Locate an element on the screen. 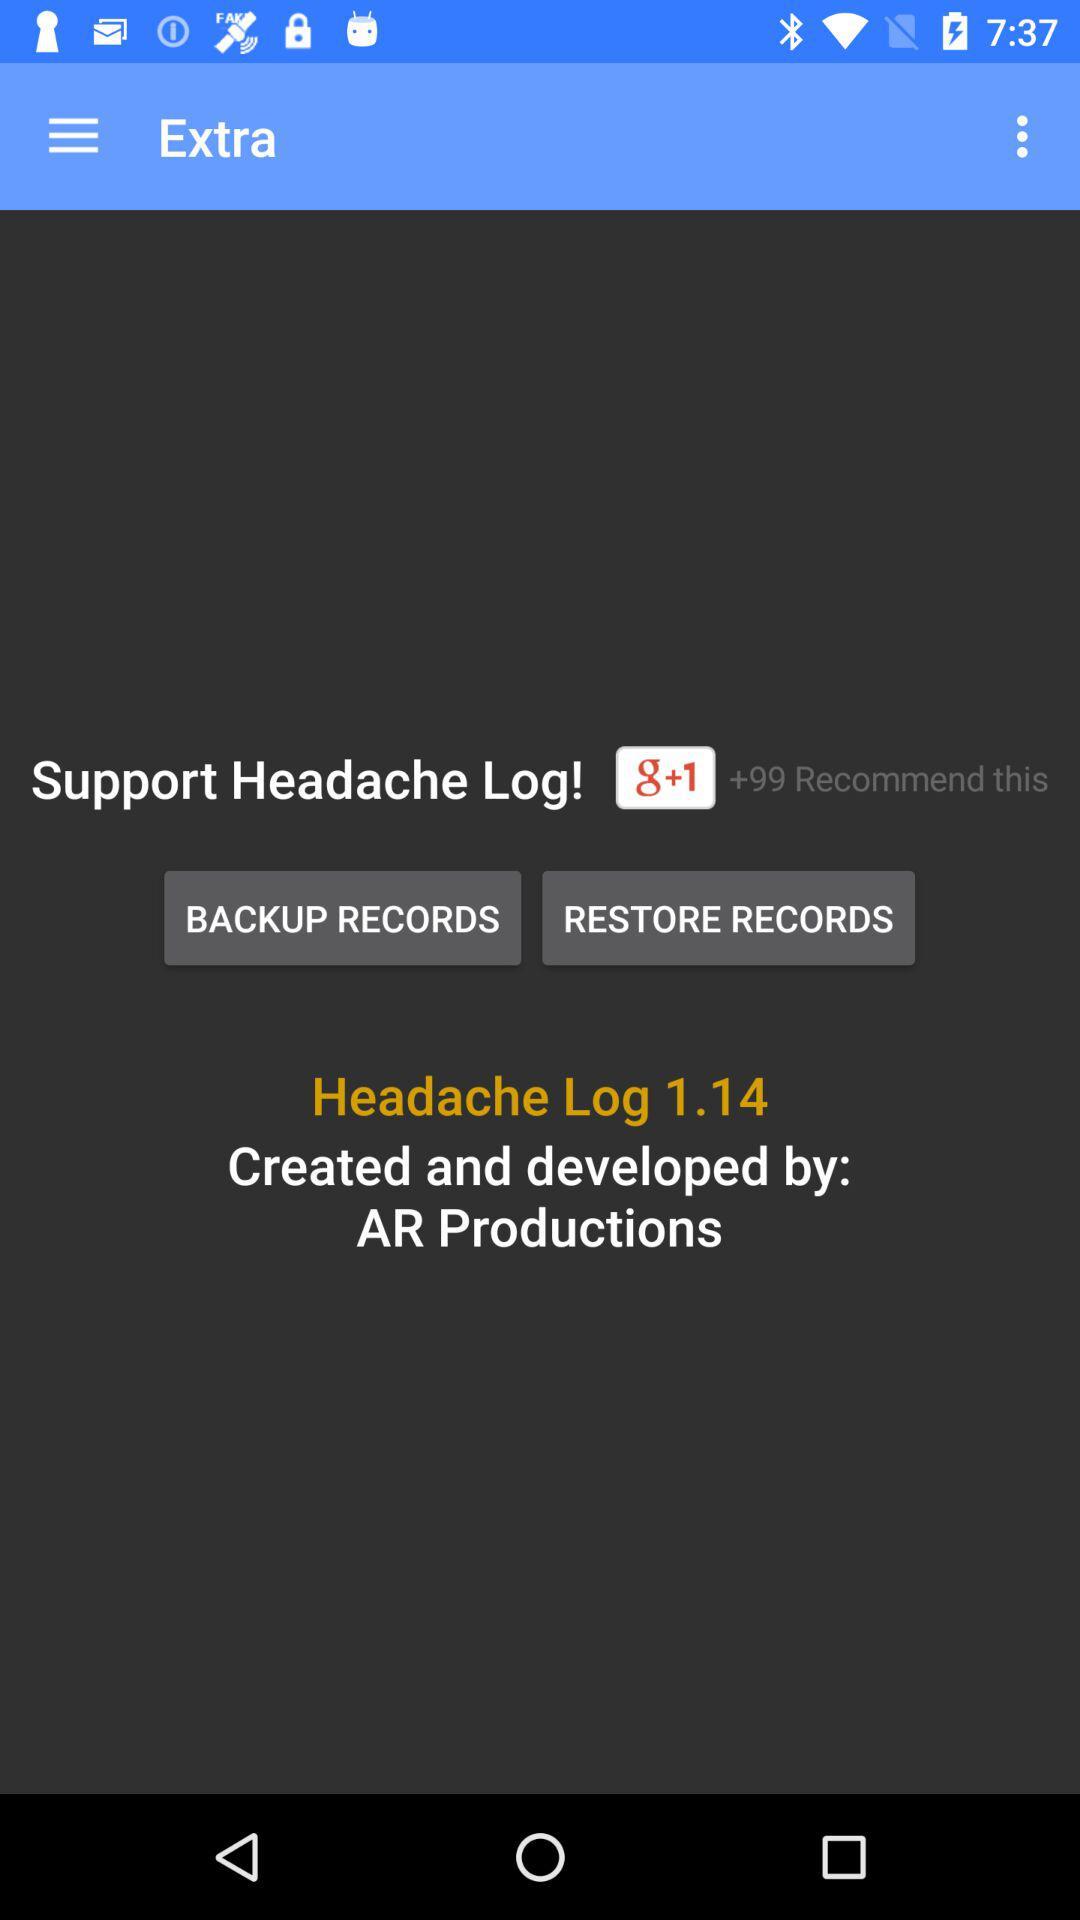  icon next to backup records is located at coordinates (728, 916).